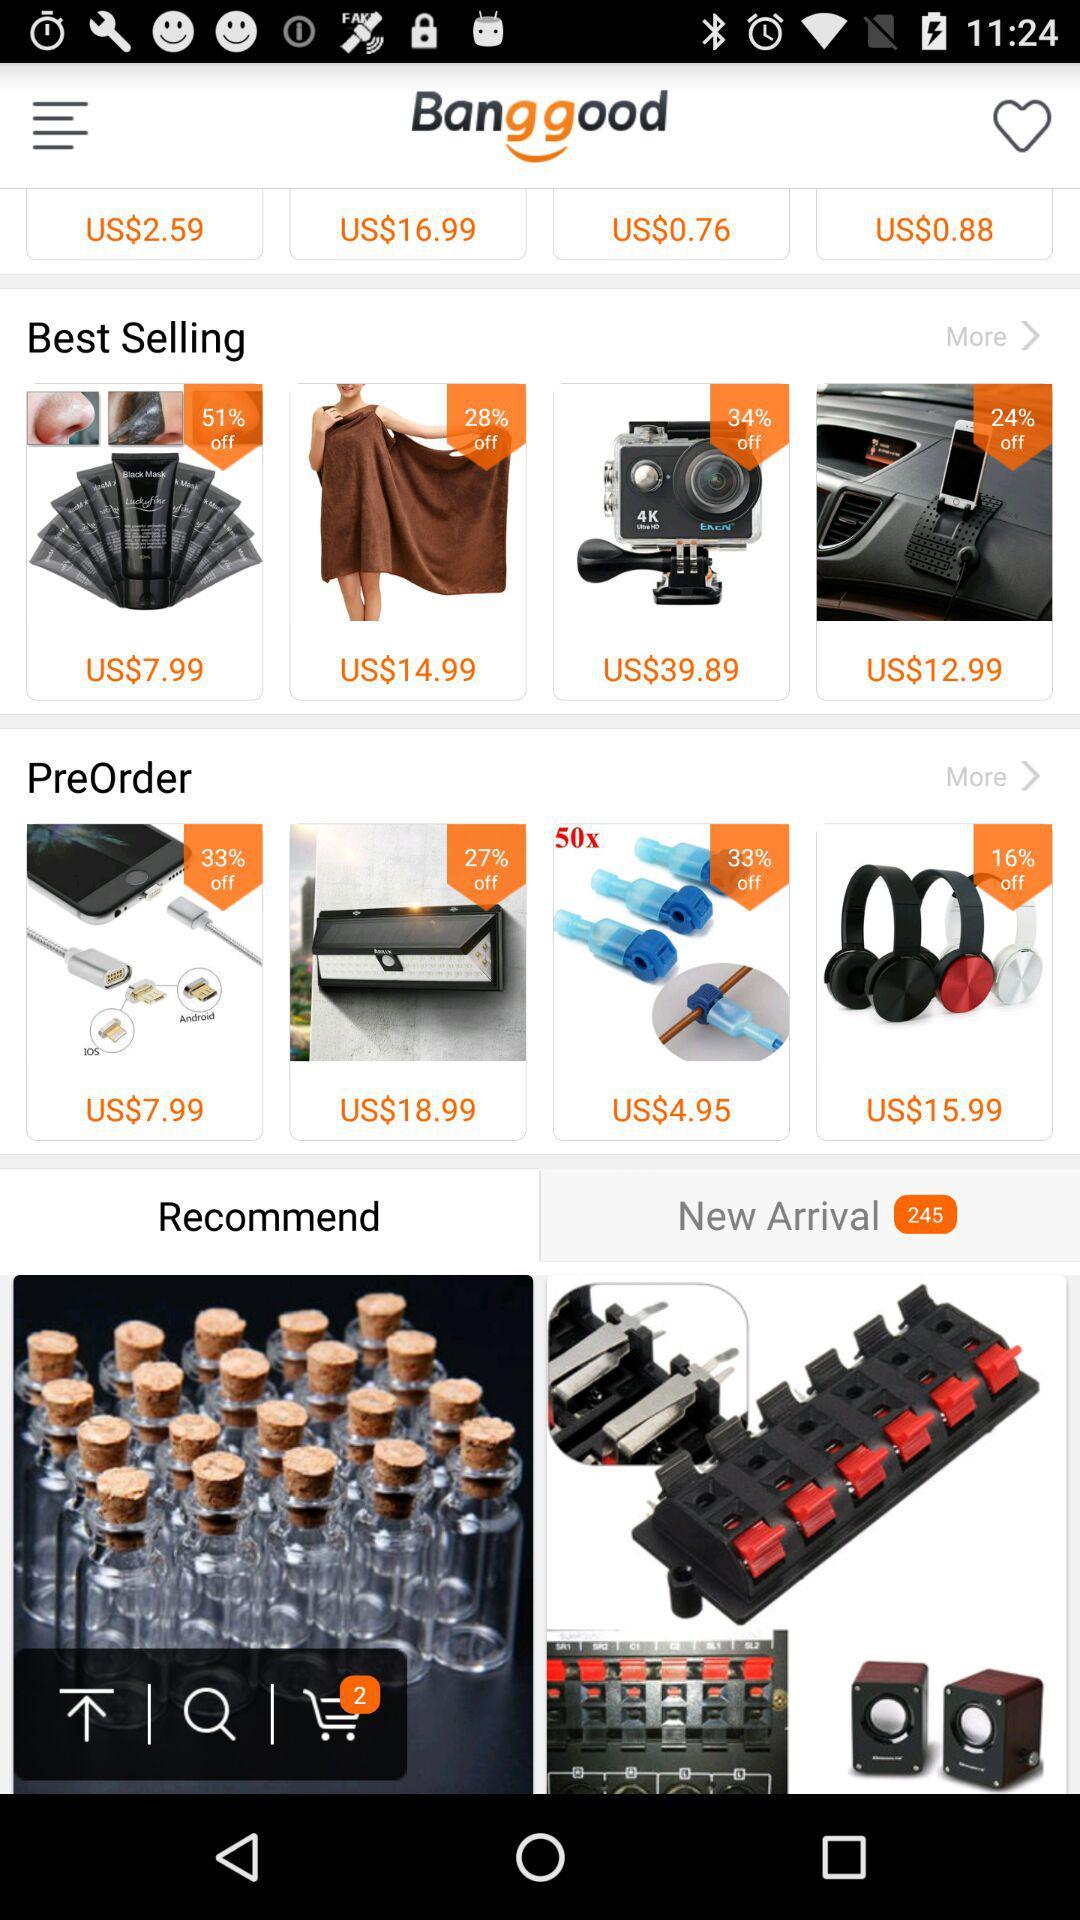 This screenshot has width=1080, height=1920. What do you see at coordinates (777, 1213) in the screenshot?
I see `the app to the left of the 245 app` at bounding box center [777, 1213].